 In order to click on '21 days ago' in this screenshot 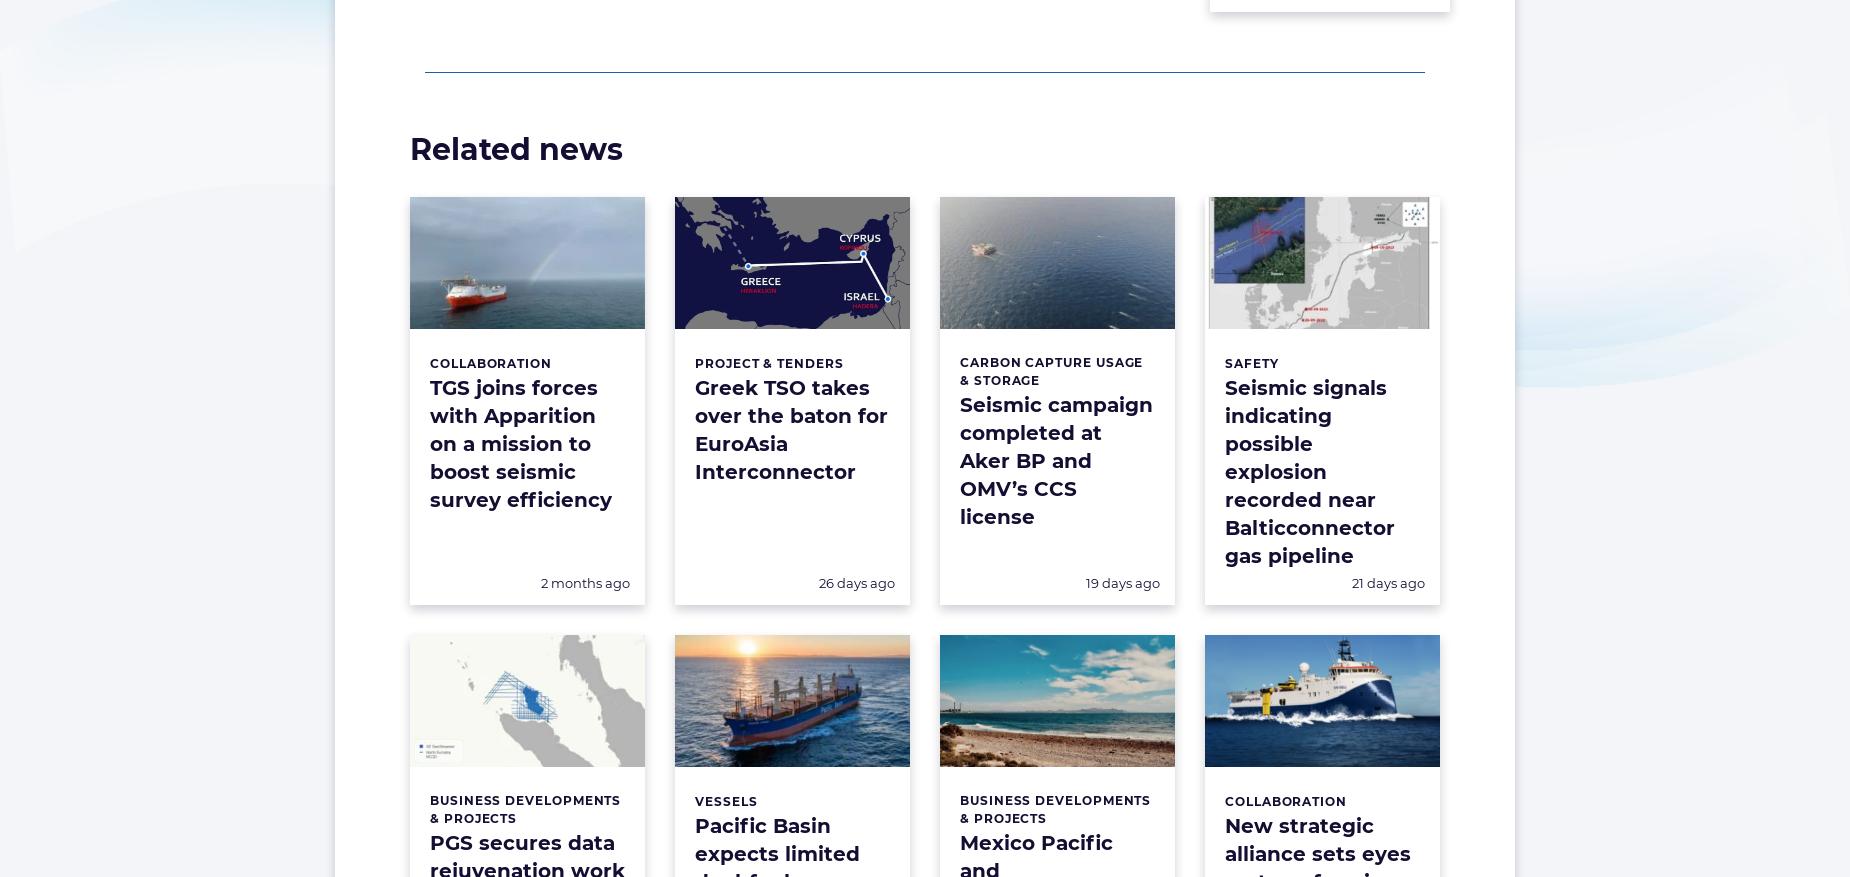, I will do `click(1388, 581)`.